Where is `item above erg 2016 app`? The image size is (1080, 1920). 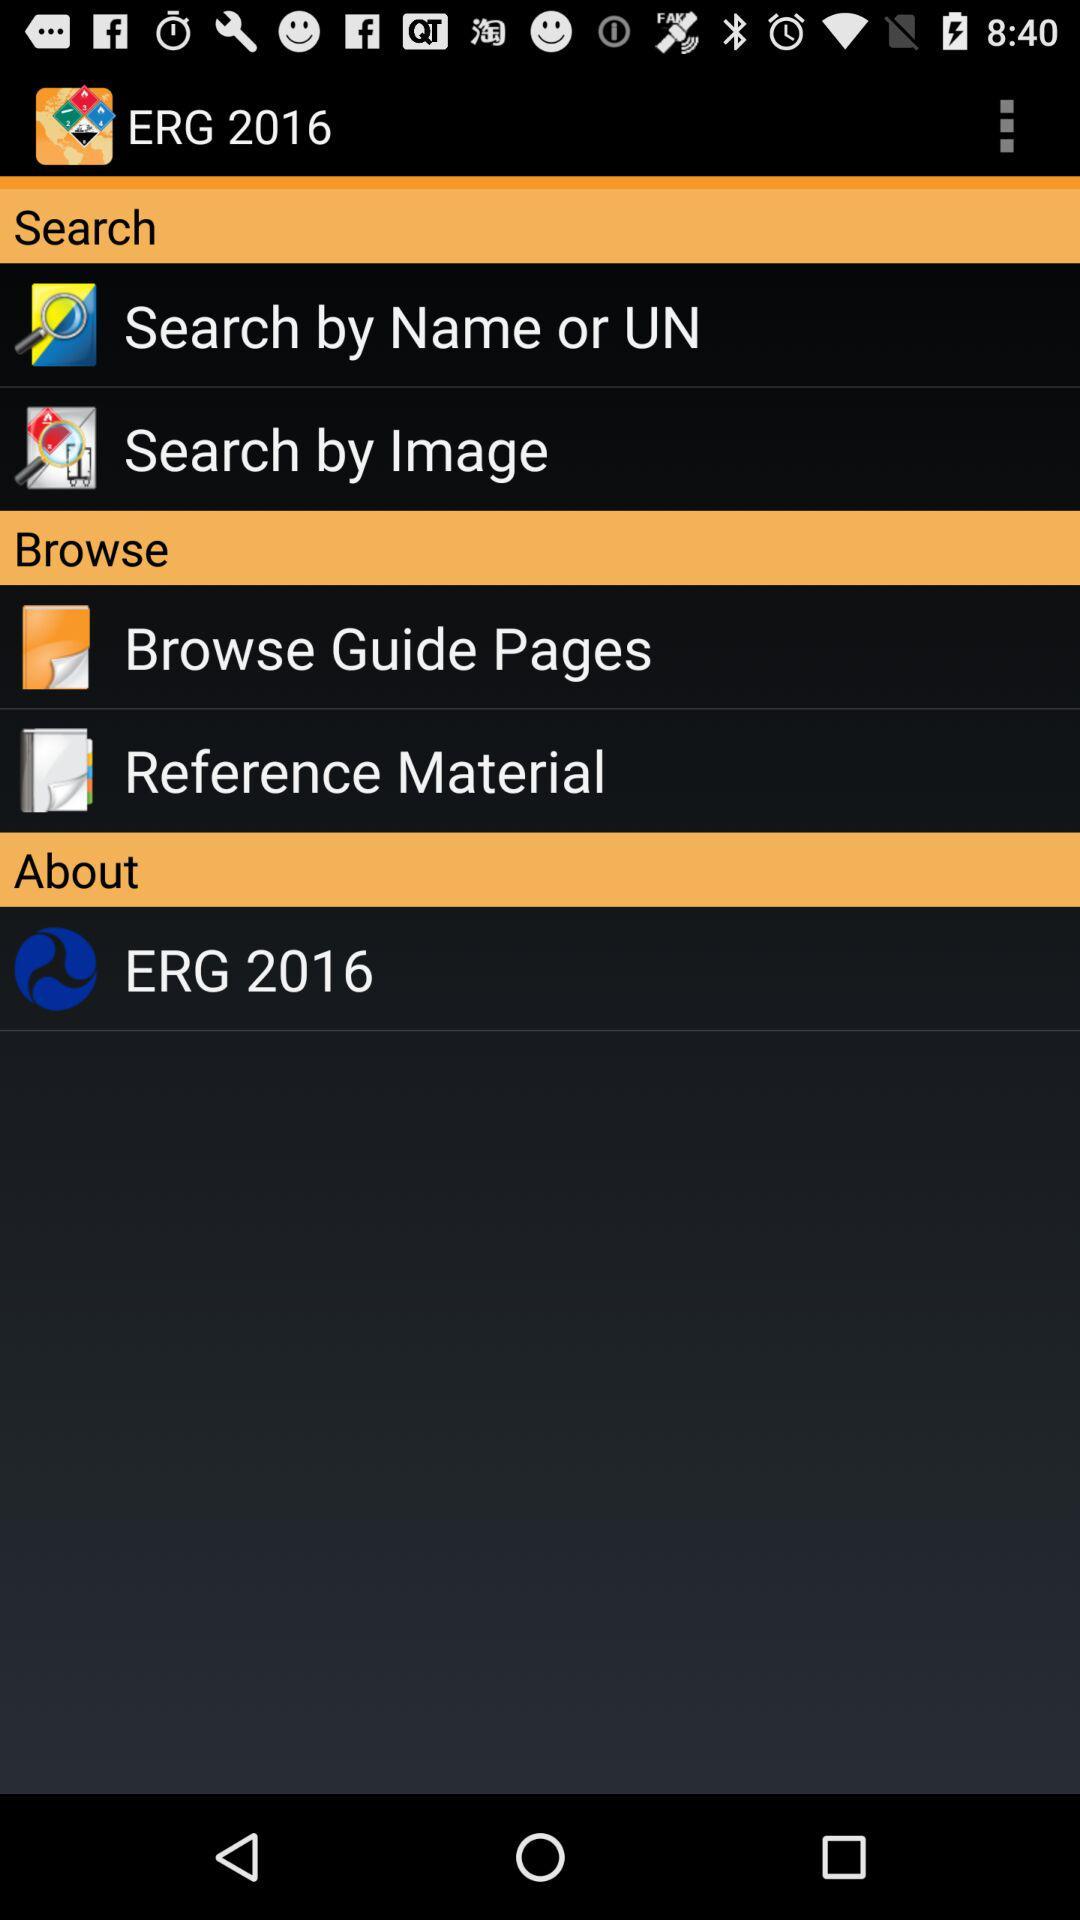 item above erg 2016 app is located at coordinates (540, 869).